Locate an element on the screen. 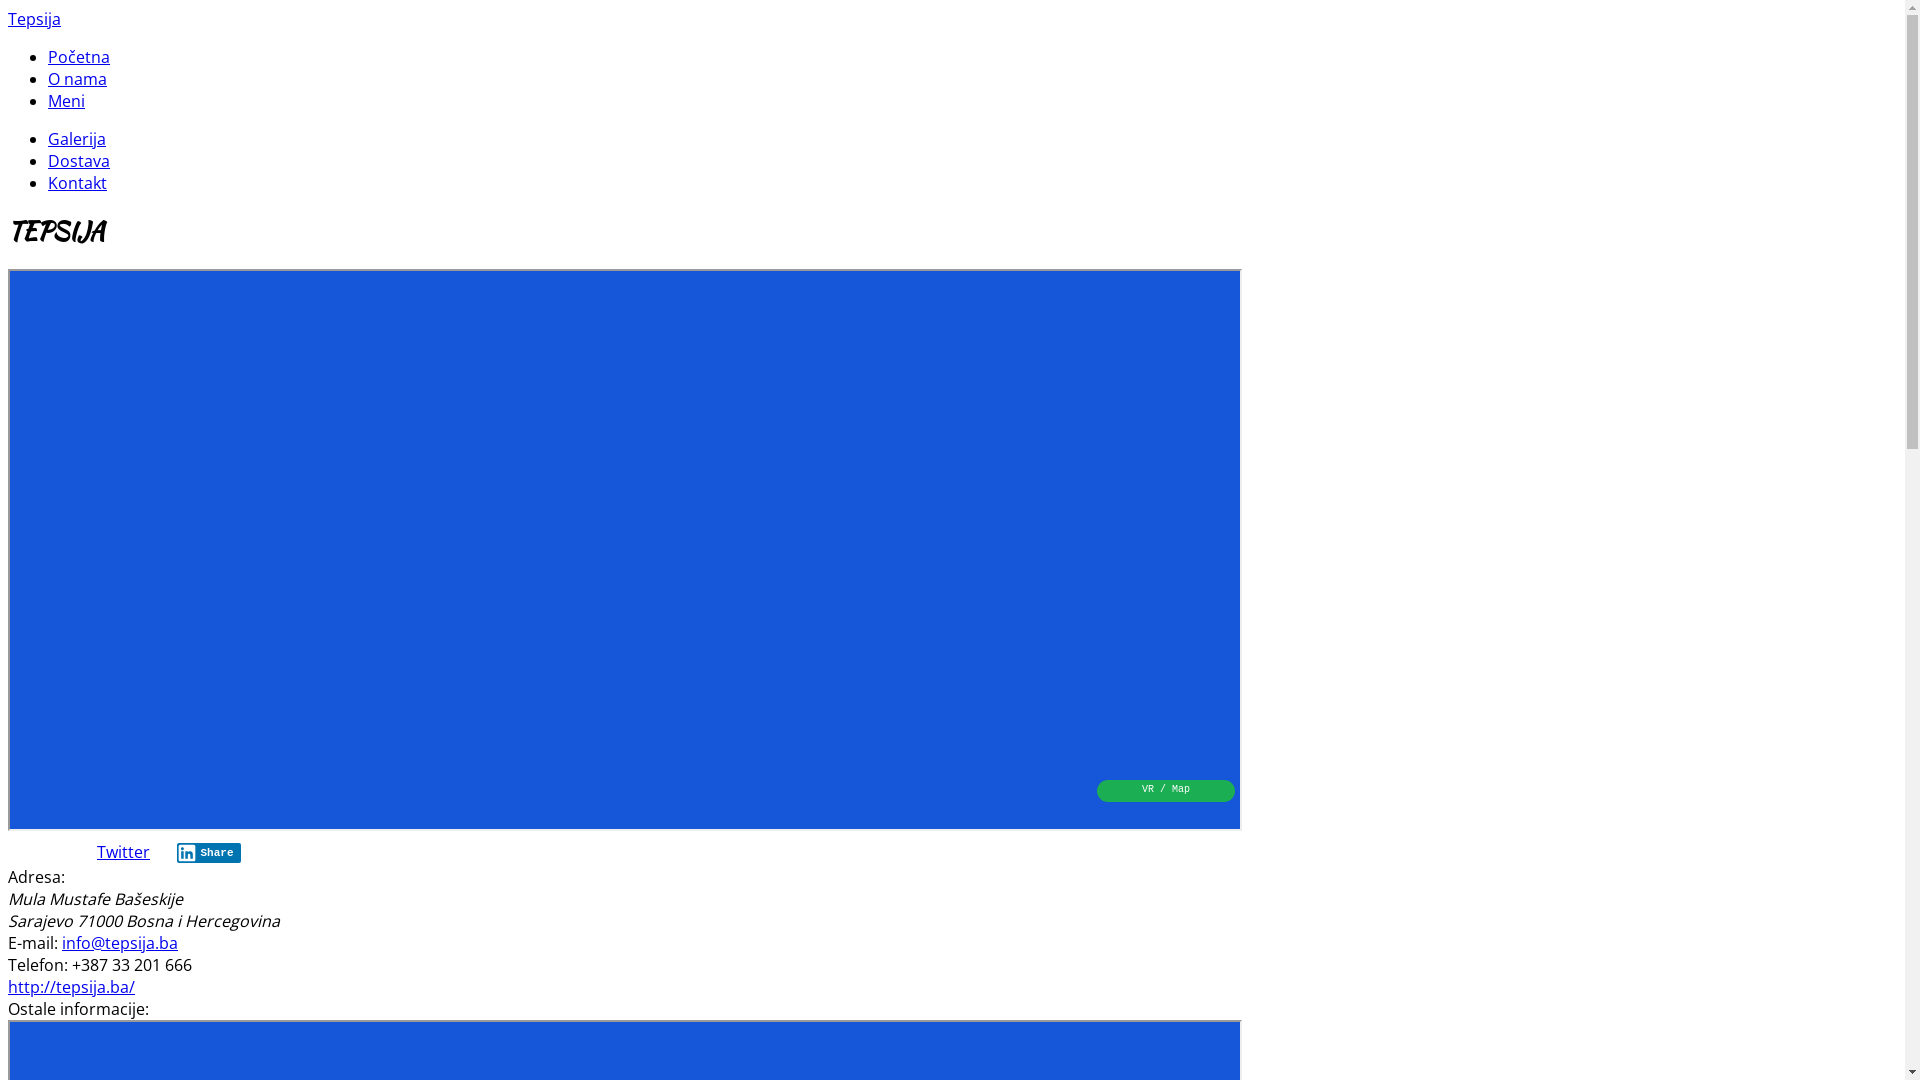 This screenshot has height=1080, width=1920. 'Share' is located at coordinates (177, 852).